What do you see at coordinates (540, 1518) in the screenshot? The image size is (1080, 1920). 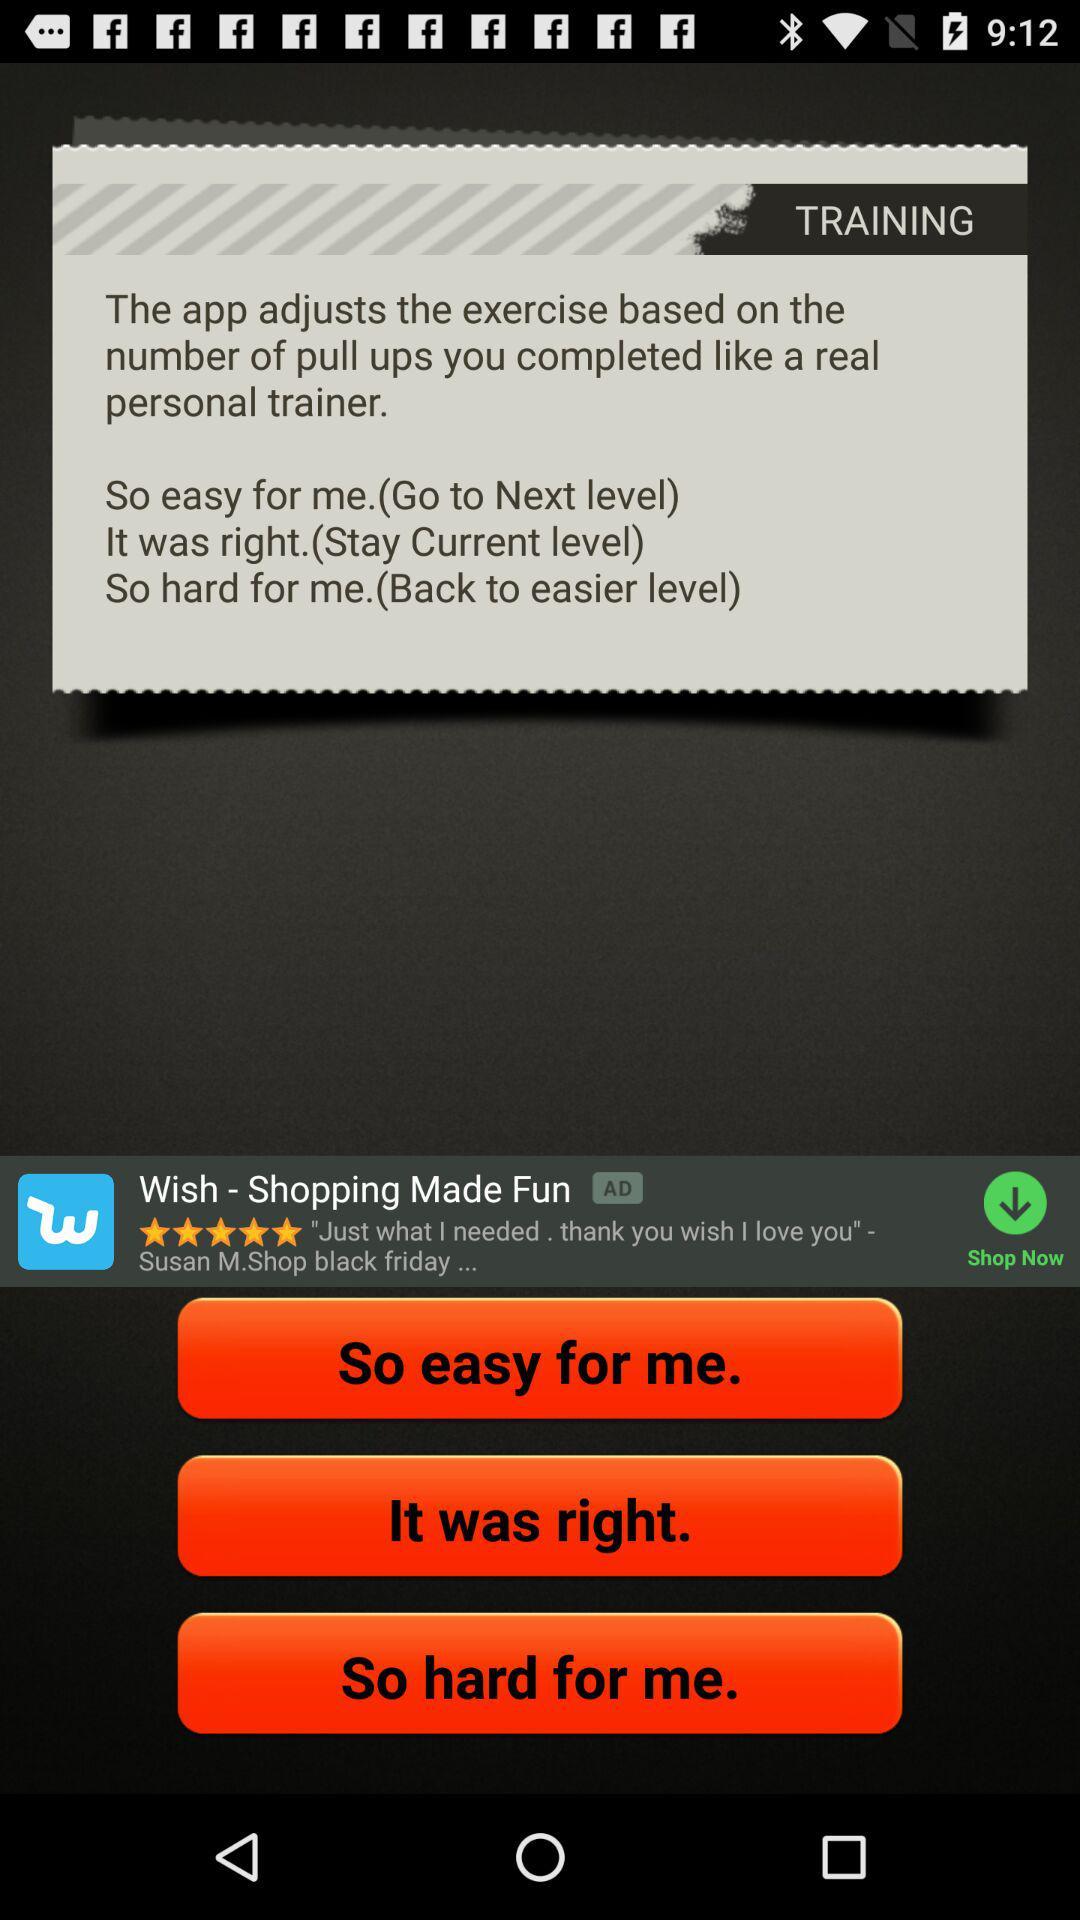 I see `icon below the so easy for` at bounding box center [540, 1518].